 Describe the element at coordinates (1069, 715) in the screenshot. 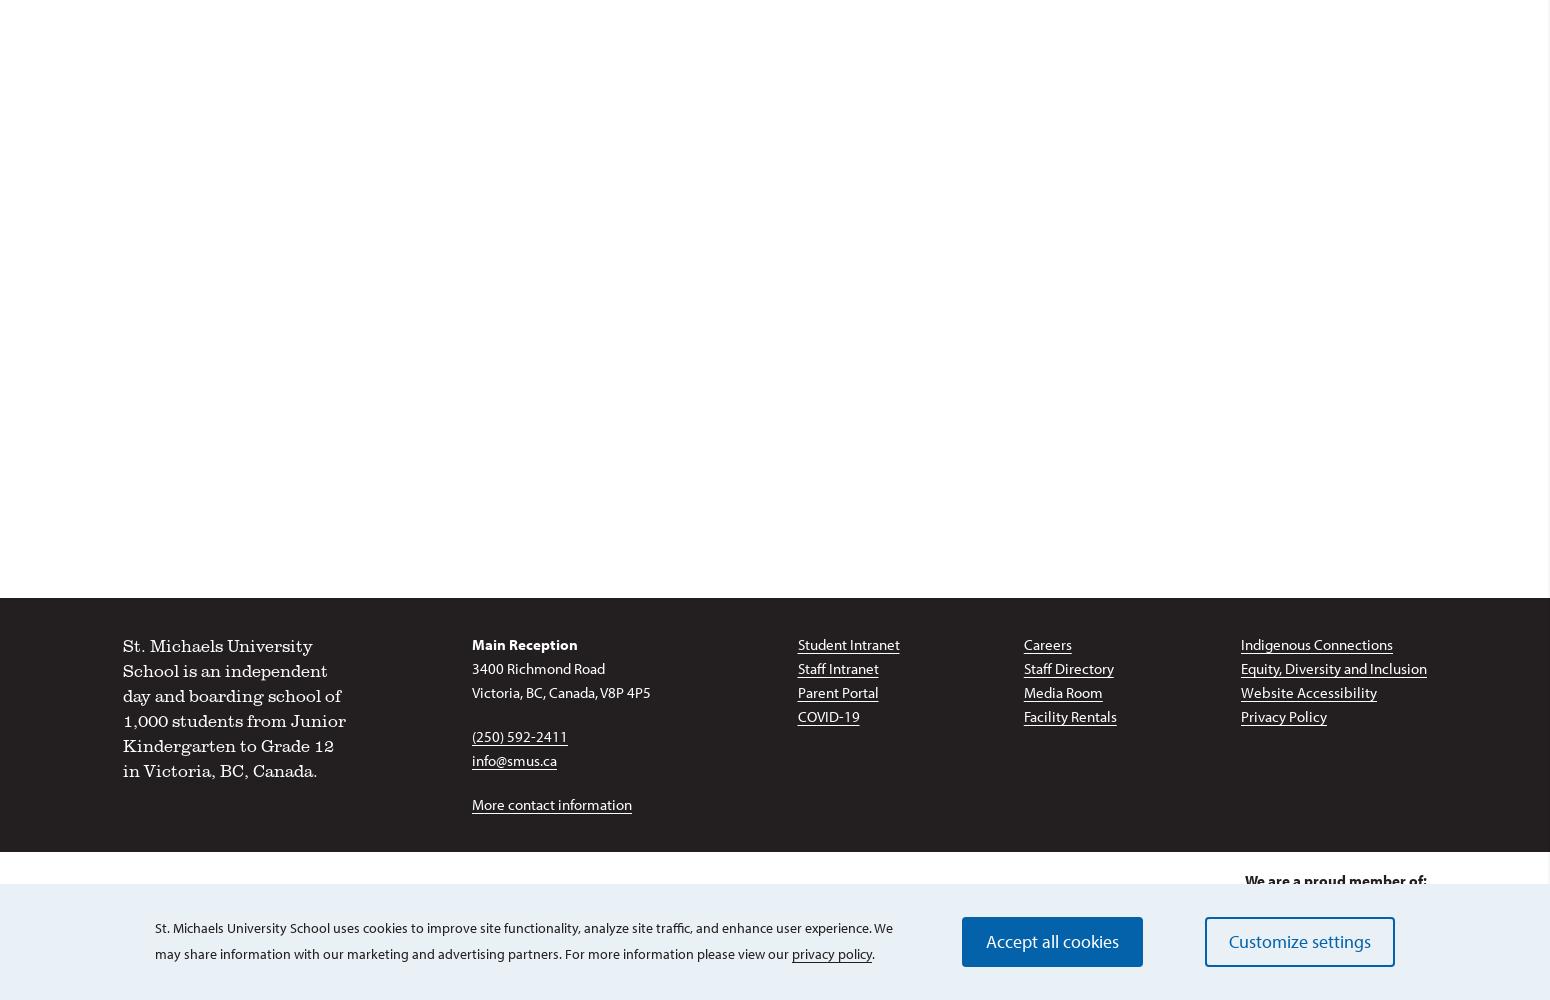

I see `'Facility Rentals'` at that location.